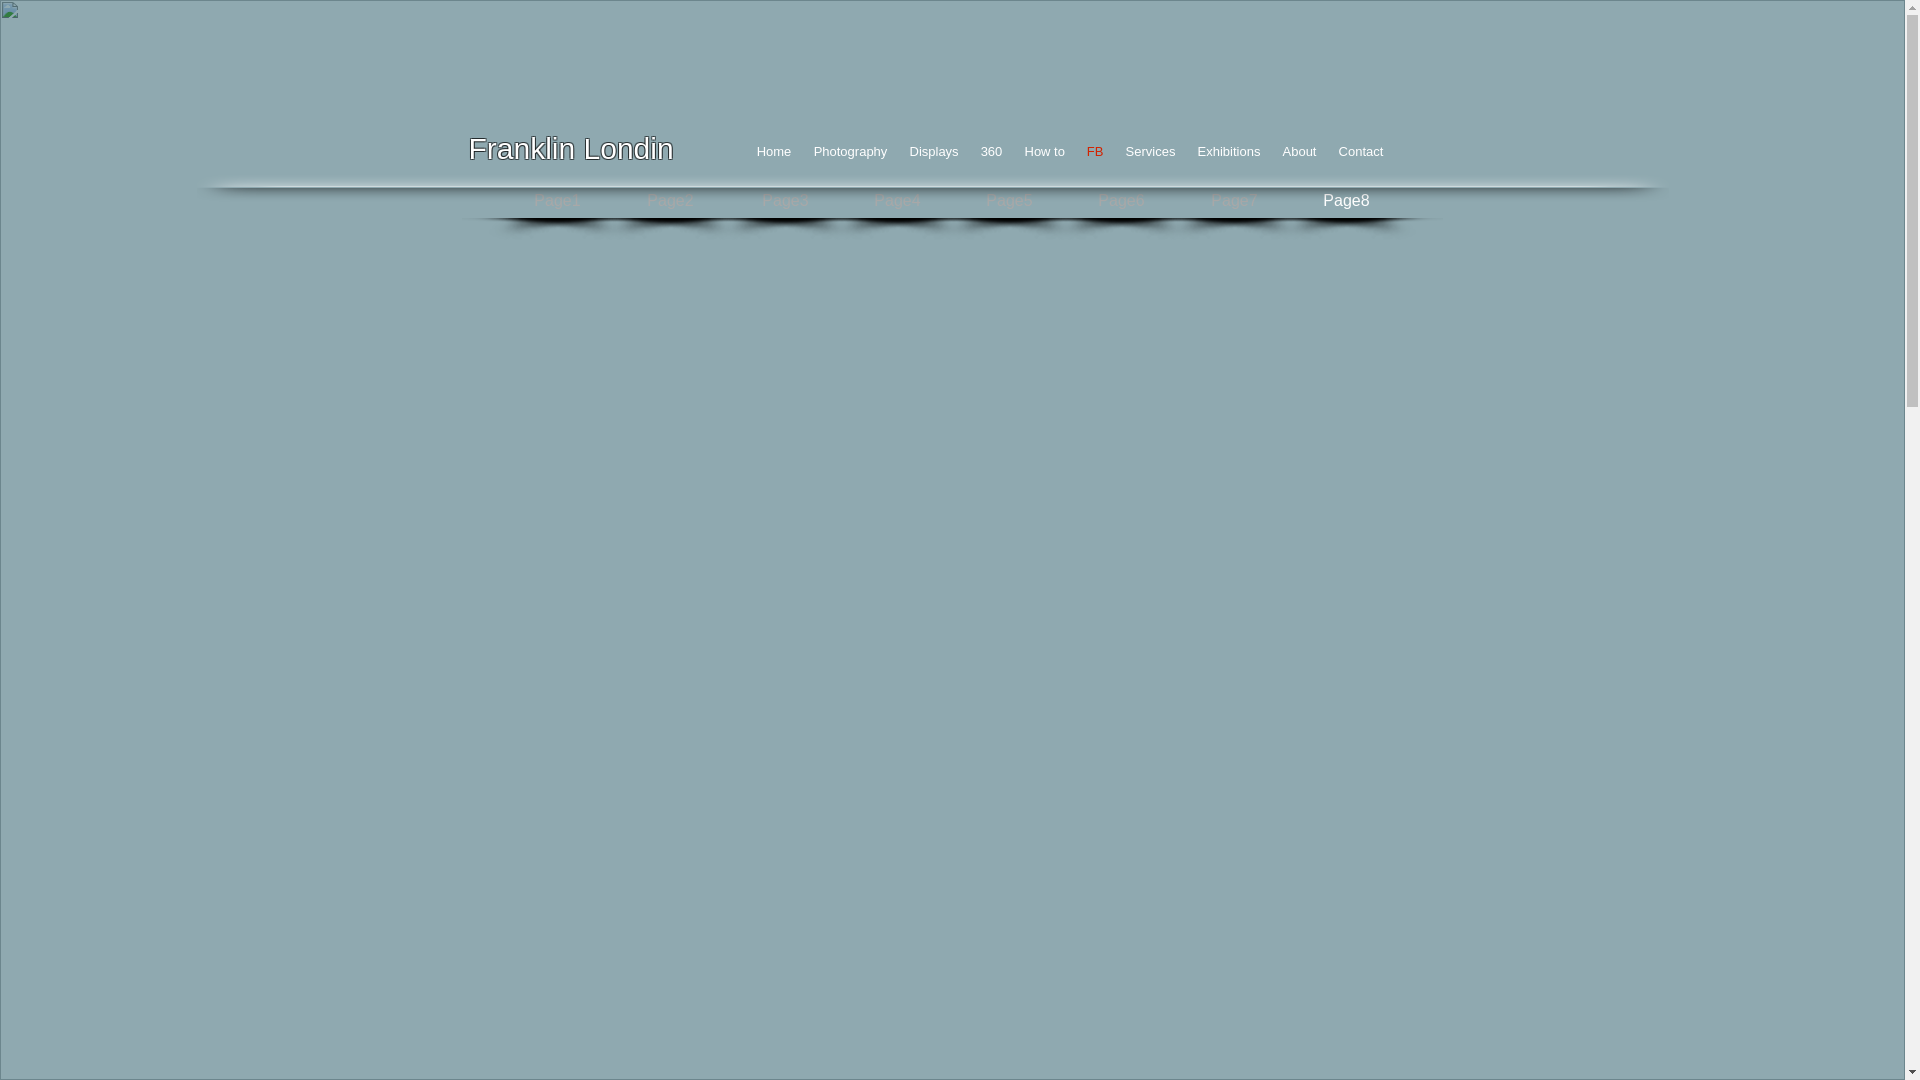  Describe the element at coordinates (1300, 150) in the screenshot. I see `'About'` at that location.